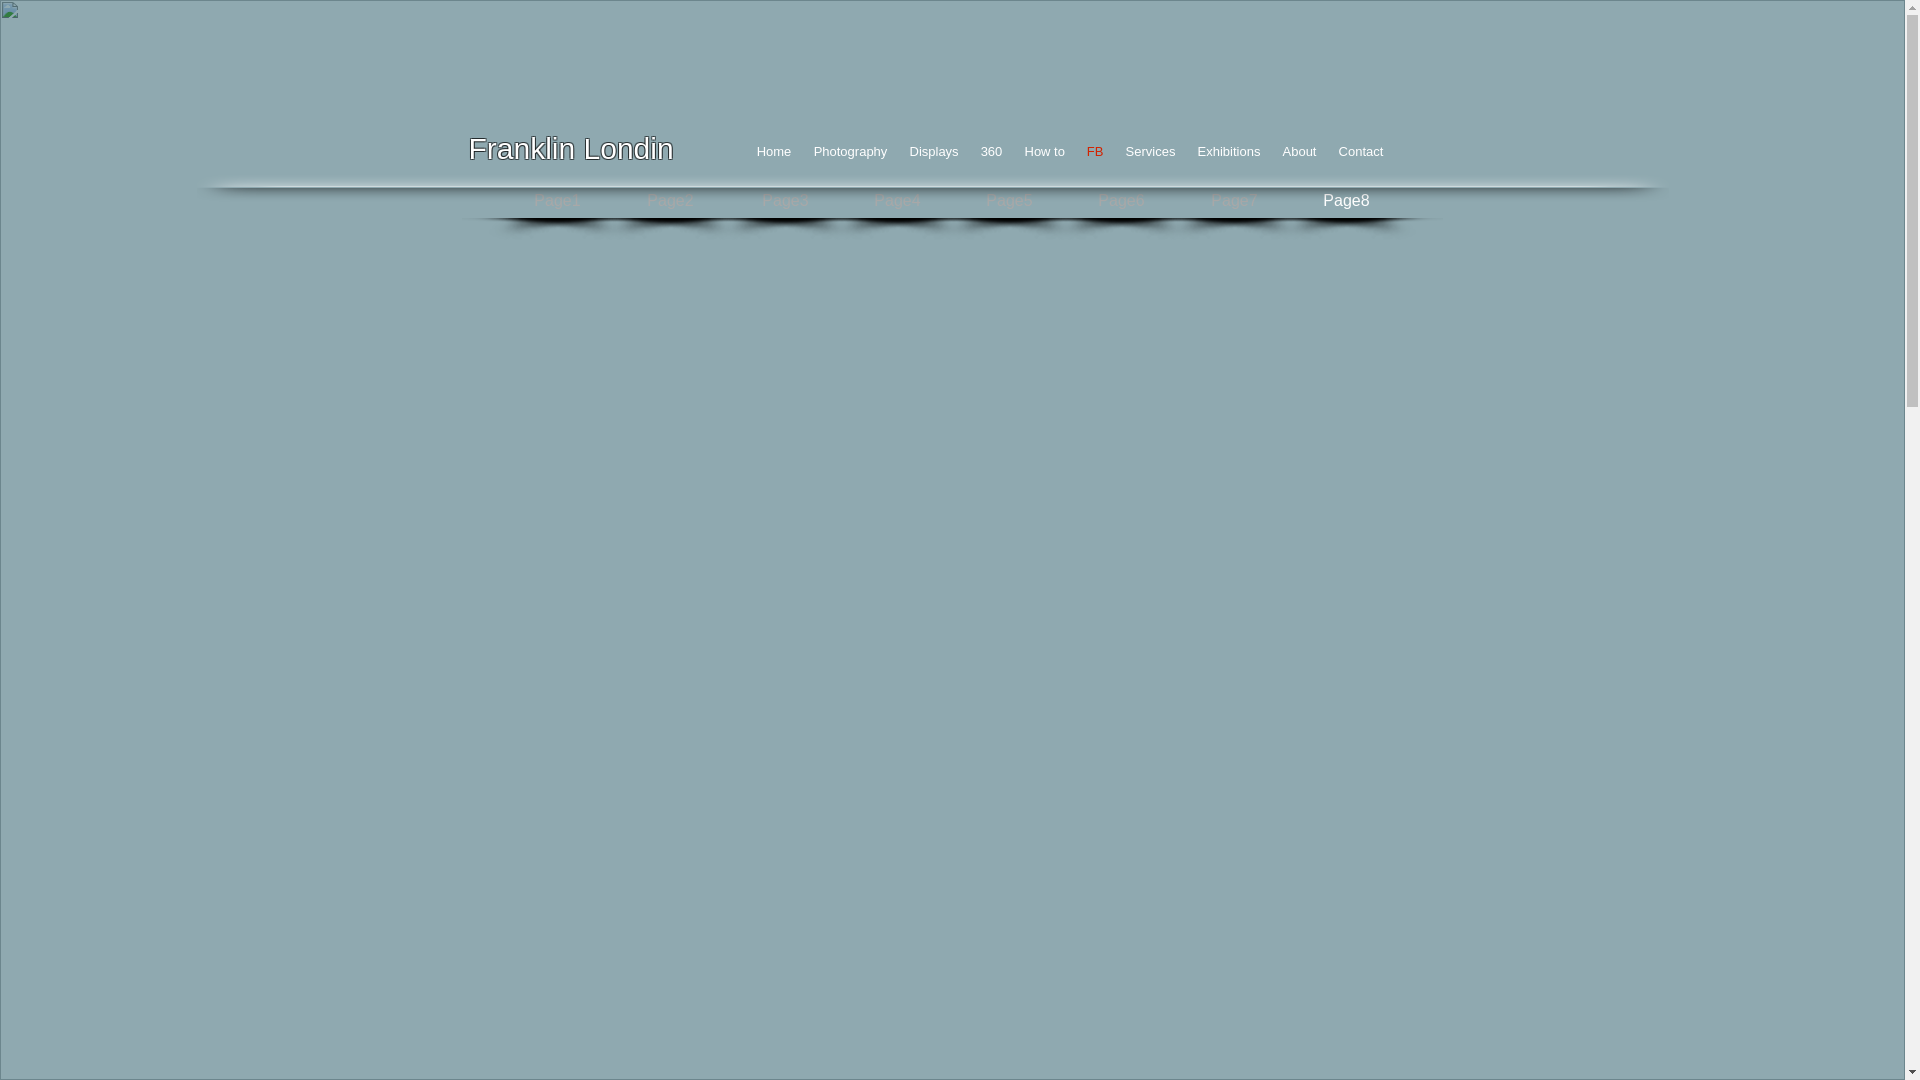  Describe the element at coordinates (1300, 150) in the screenshot. I see `'About'` at that location.